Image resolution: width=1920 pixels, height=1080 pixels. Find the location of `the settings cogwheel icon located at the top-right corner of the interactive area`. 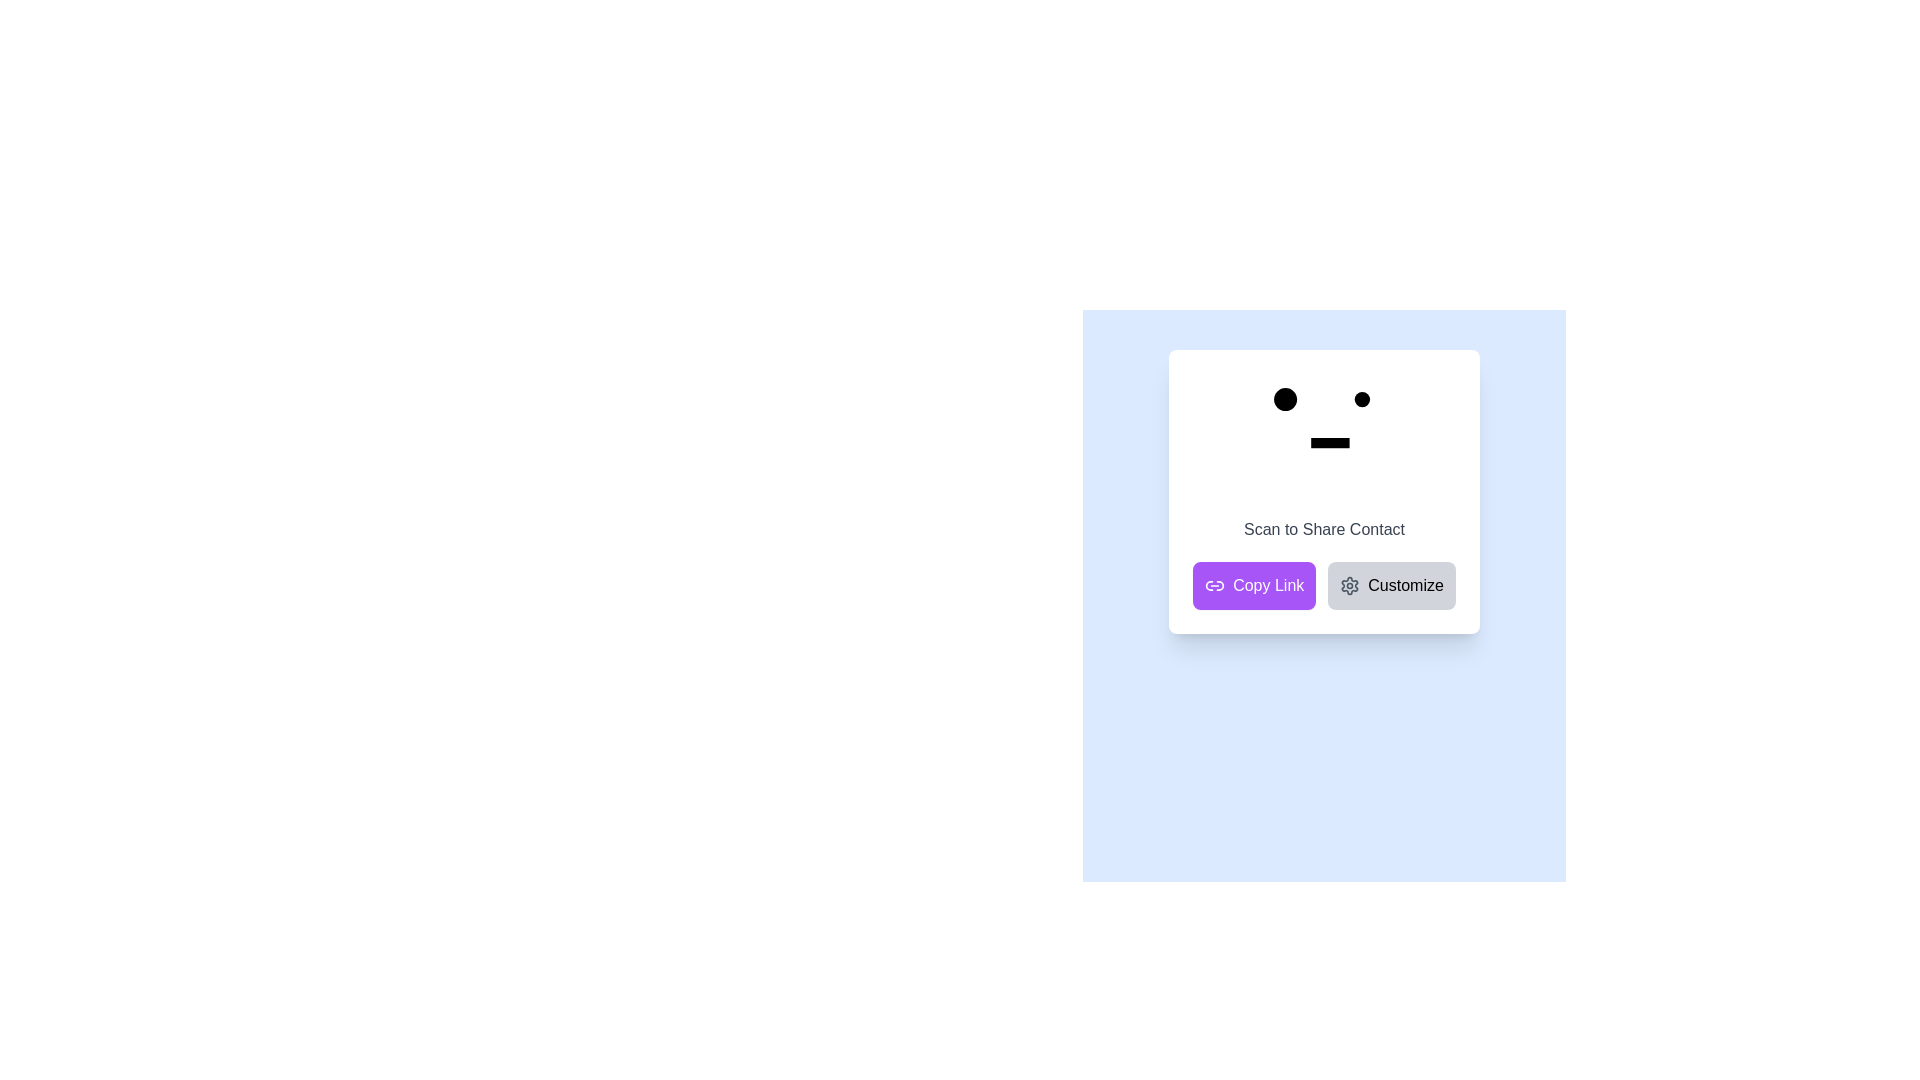

the settings cogwheel icon located at the top-right corner of the interactive area is located at coordinates (1350, 585).